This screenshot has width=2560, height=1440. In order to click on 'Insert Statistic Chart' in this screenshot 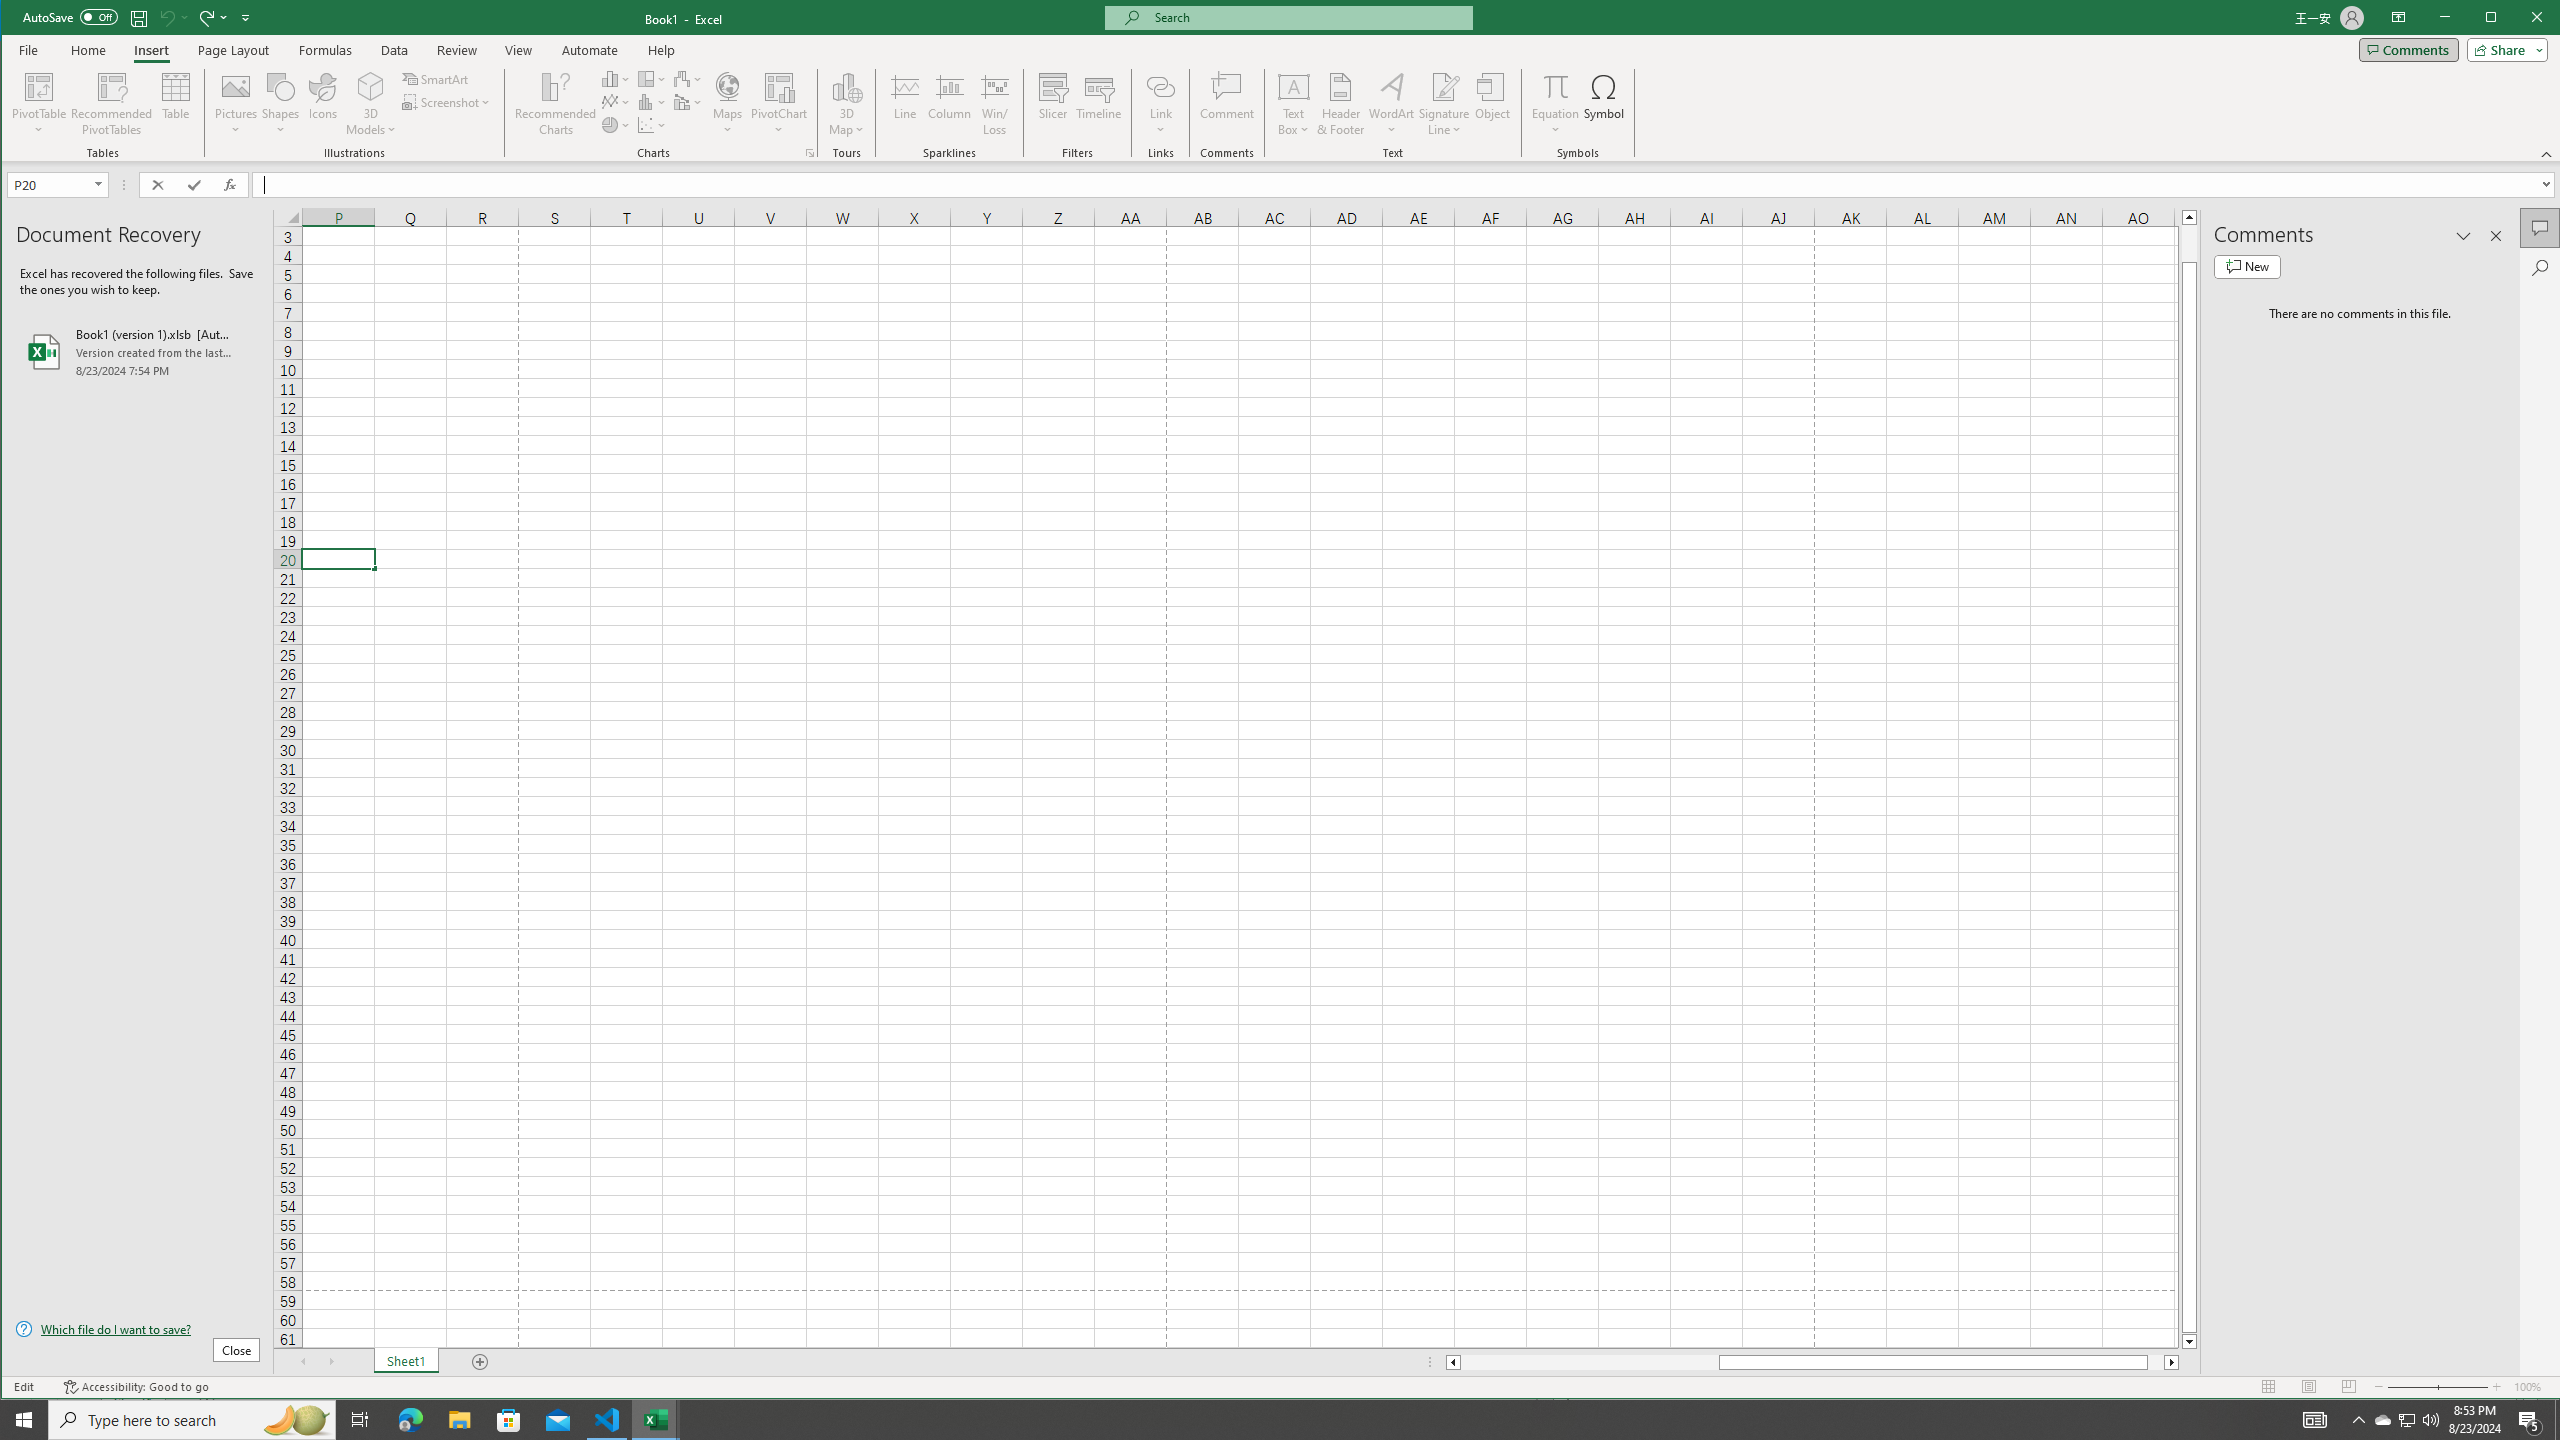, I will do `click(652, 102)`.